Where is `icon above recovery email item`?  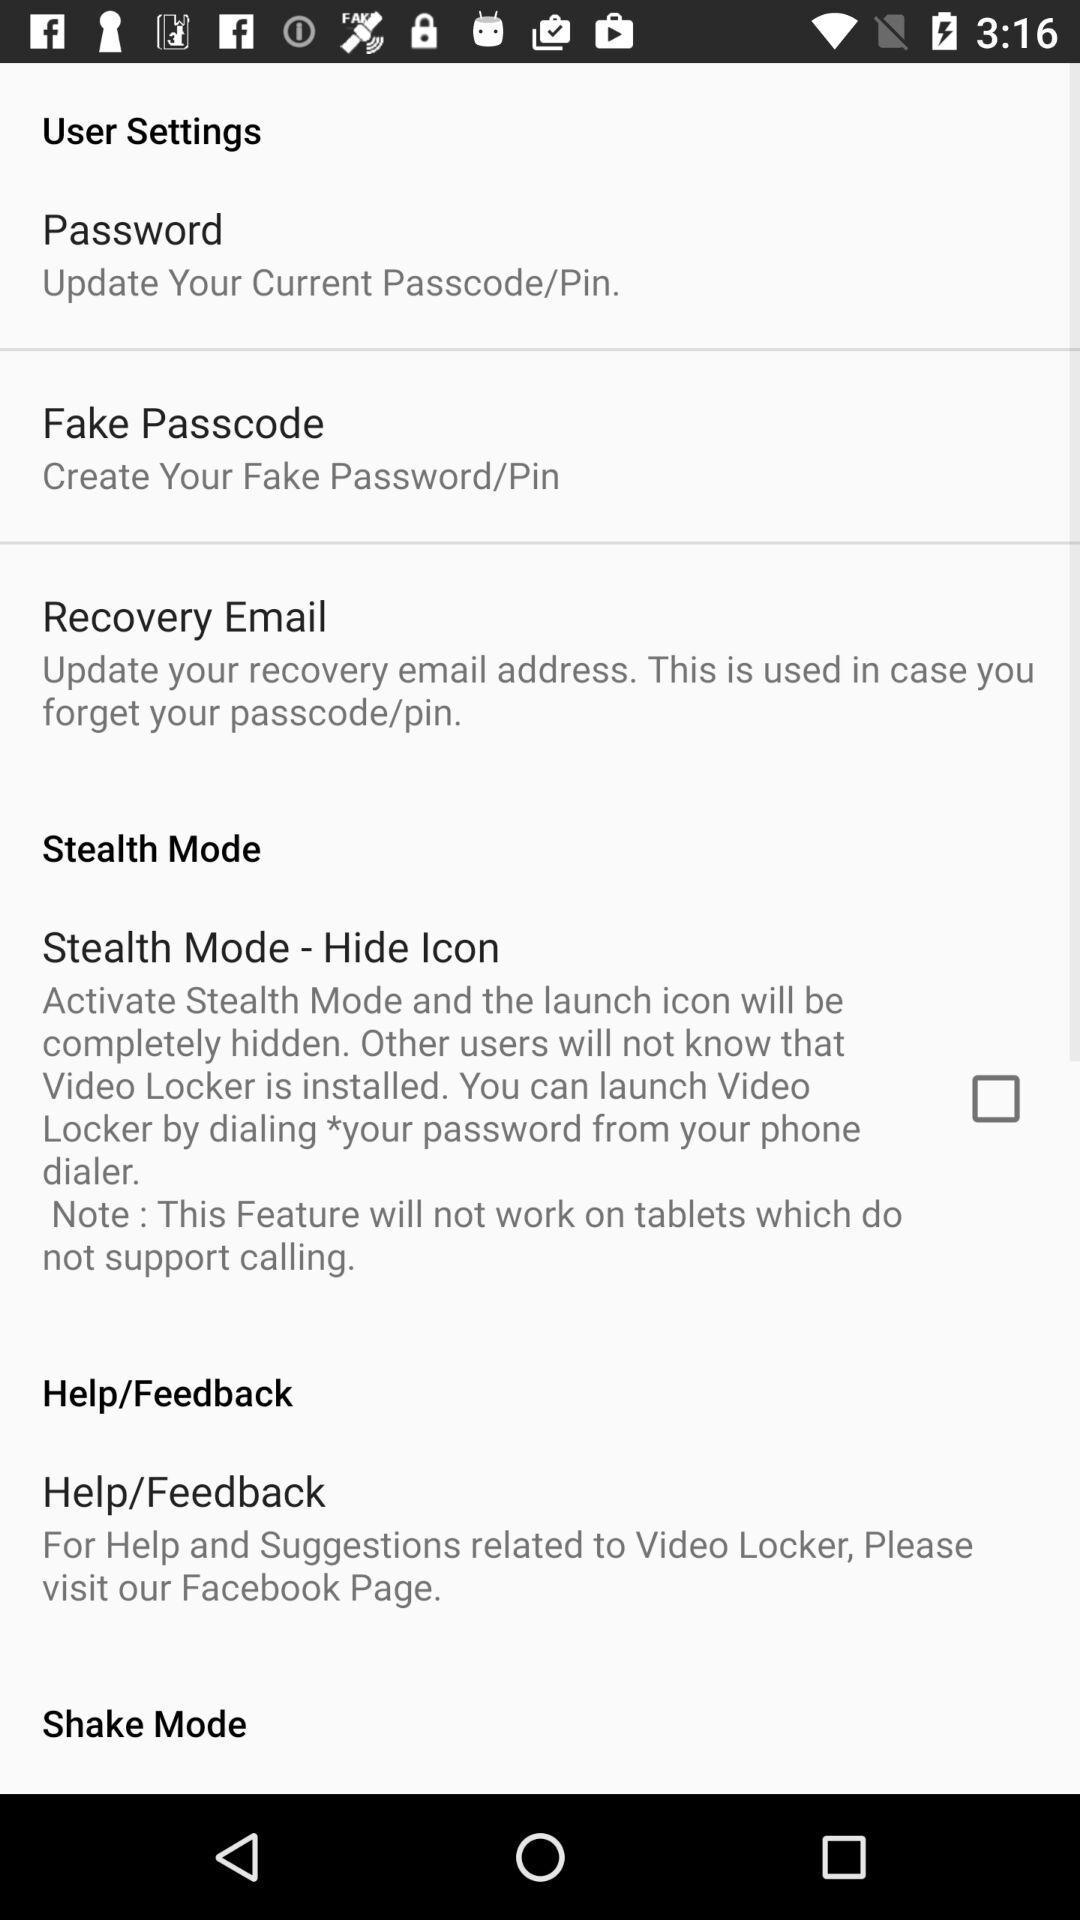 icon above recovery email item is located at coordinates (301, 473).